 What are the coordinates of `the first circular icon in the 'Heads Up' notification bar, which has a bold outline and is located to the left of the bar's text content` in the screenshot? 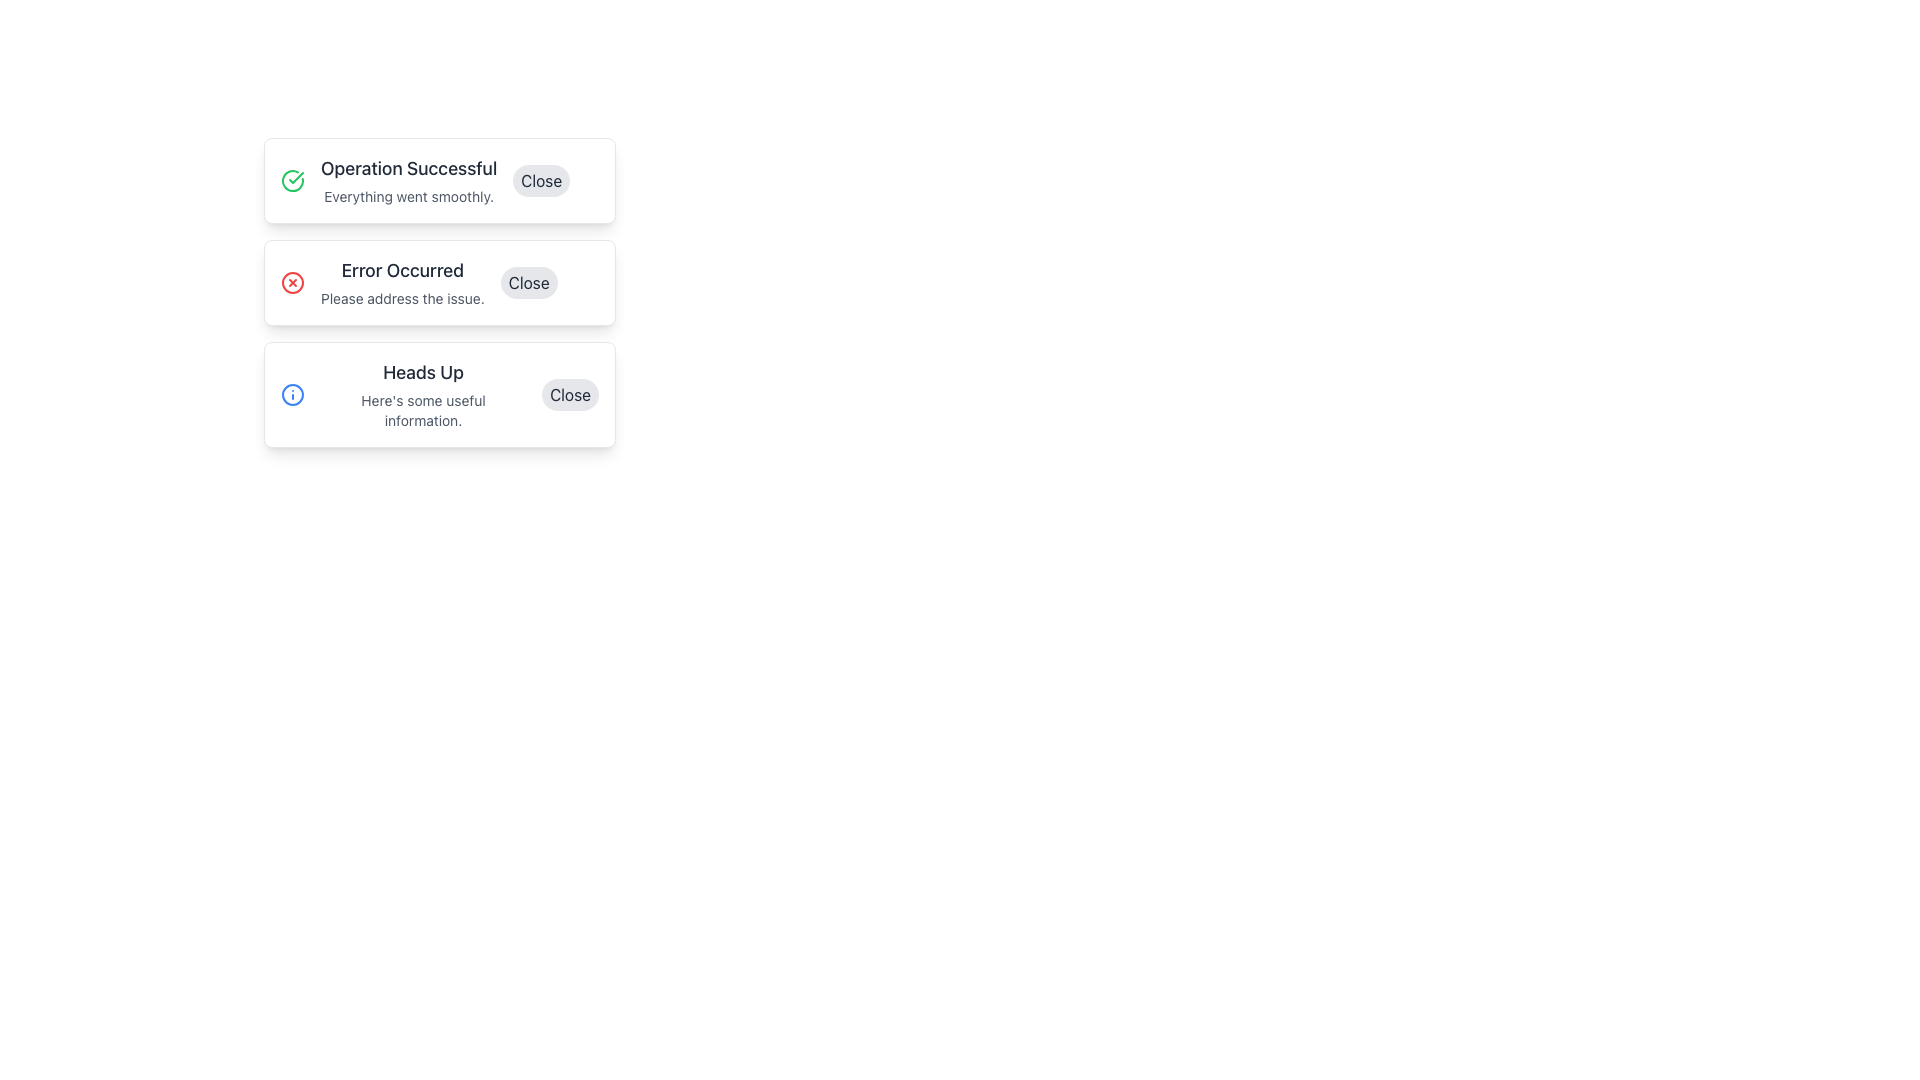 It's located at (291, 394).